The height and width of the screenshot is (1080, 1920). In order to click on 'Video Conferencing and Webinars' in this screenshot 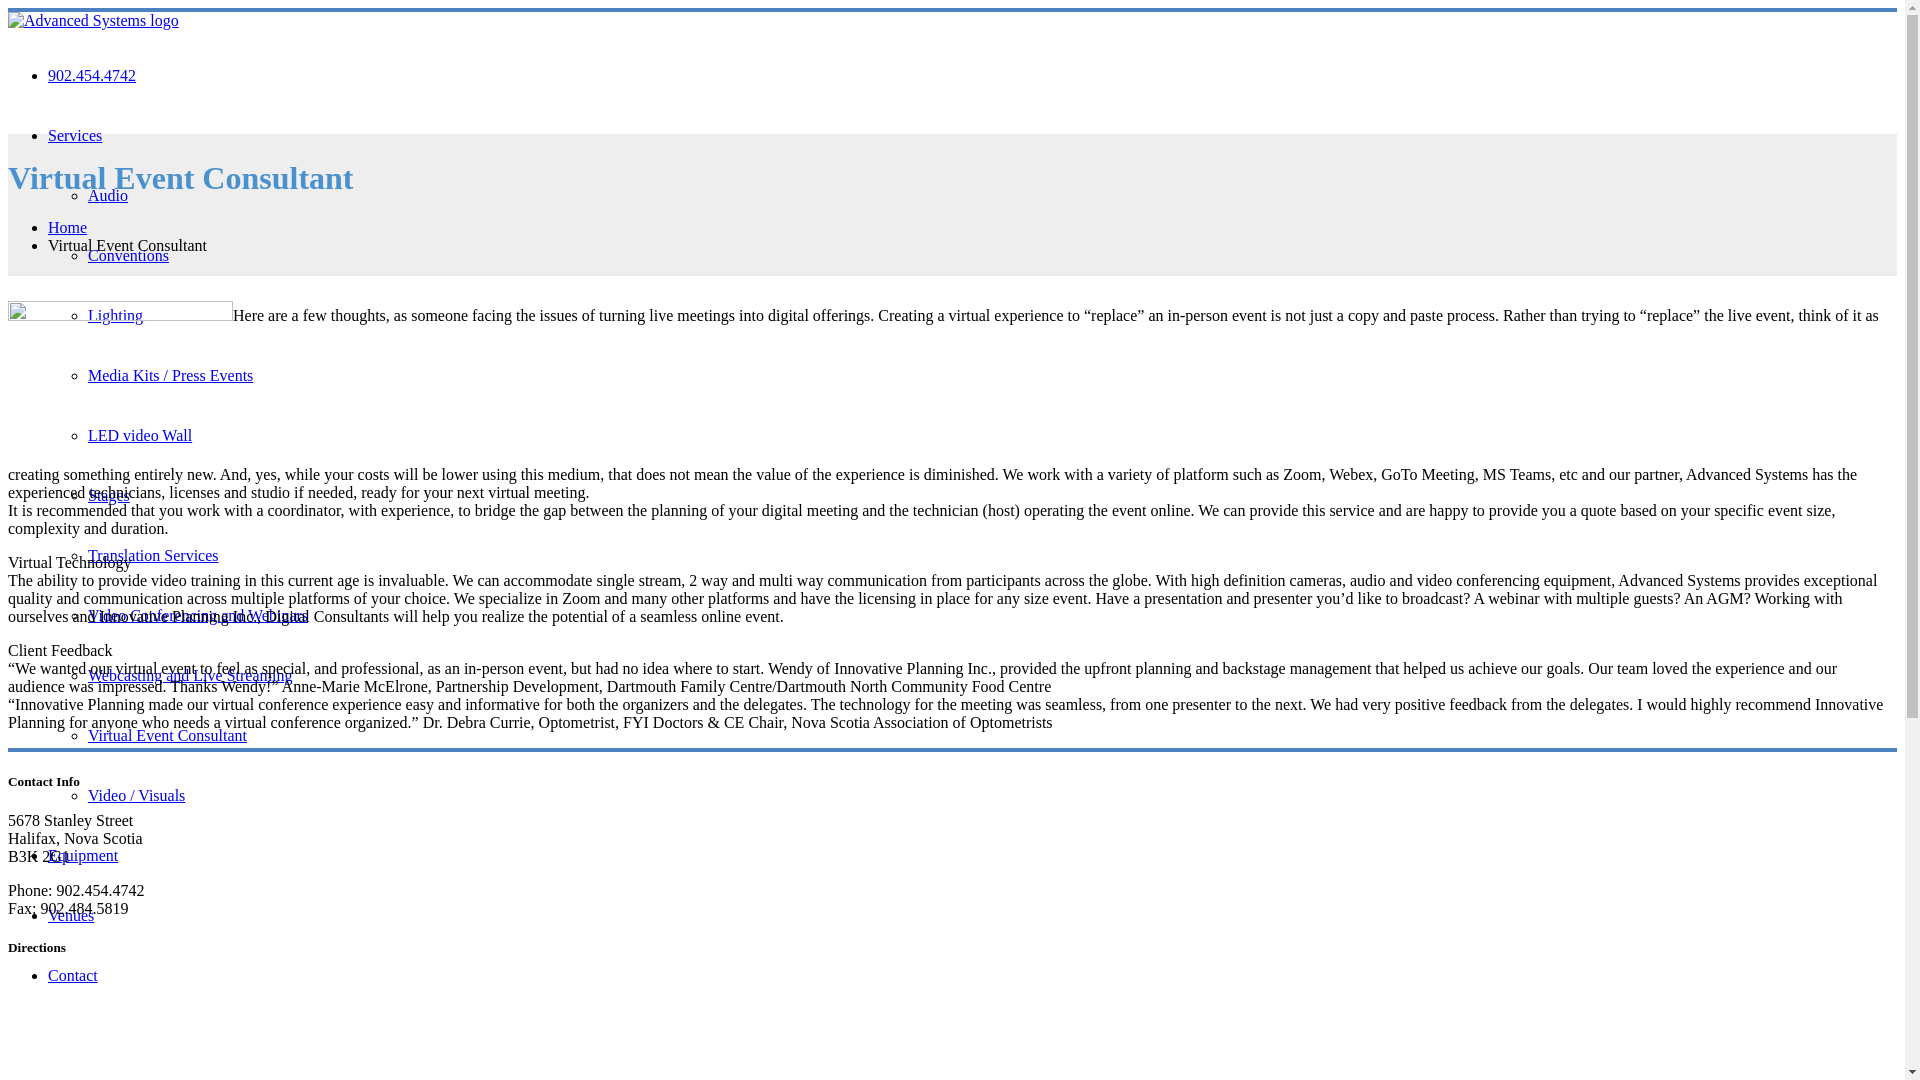, I will do `click(197, 614)`.